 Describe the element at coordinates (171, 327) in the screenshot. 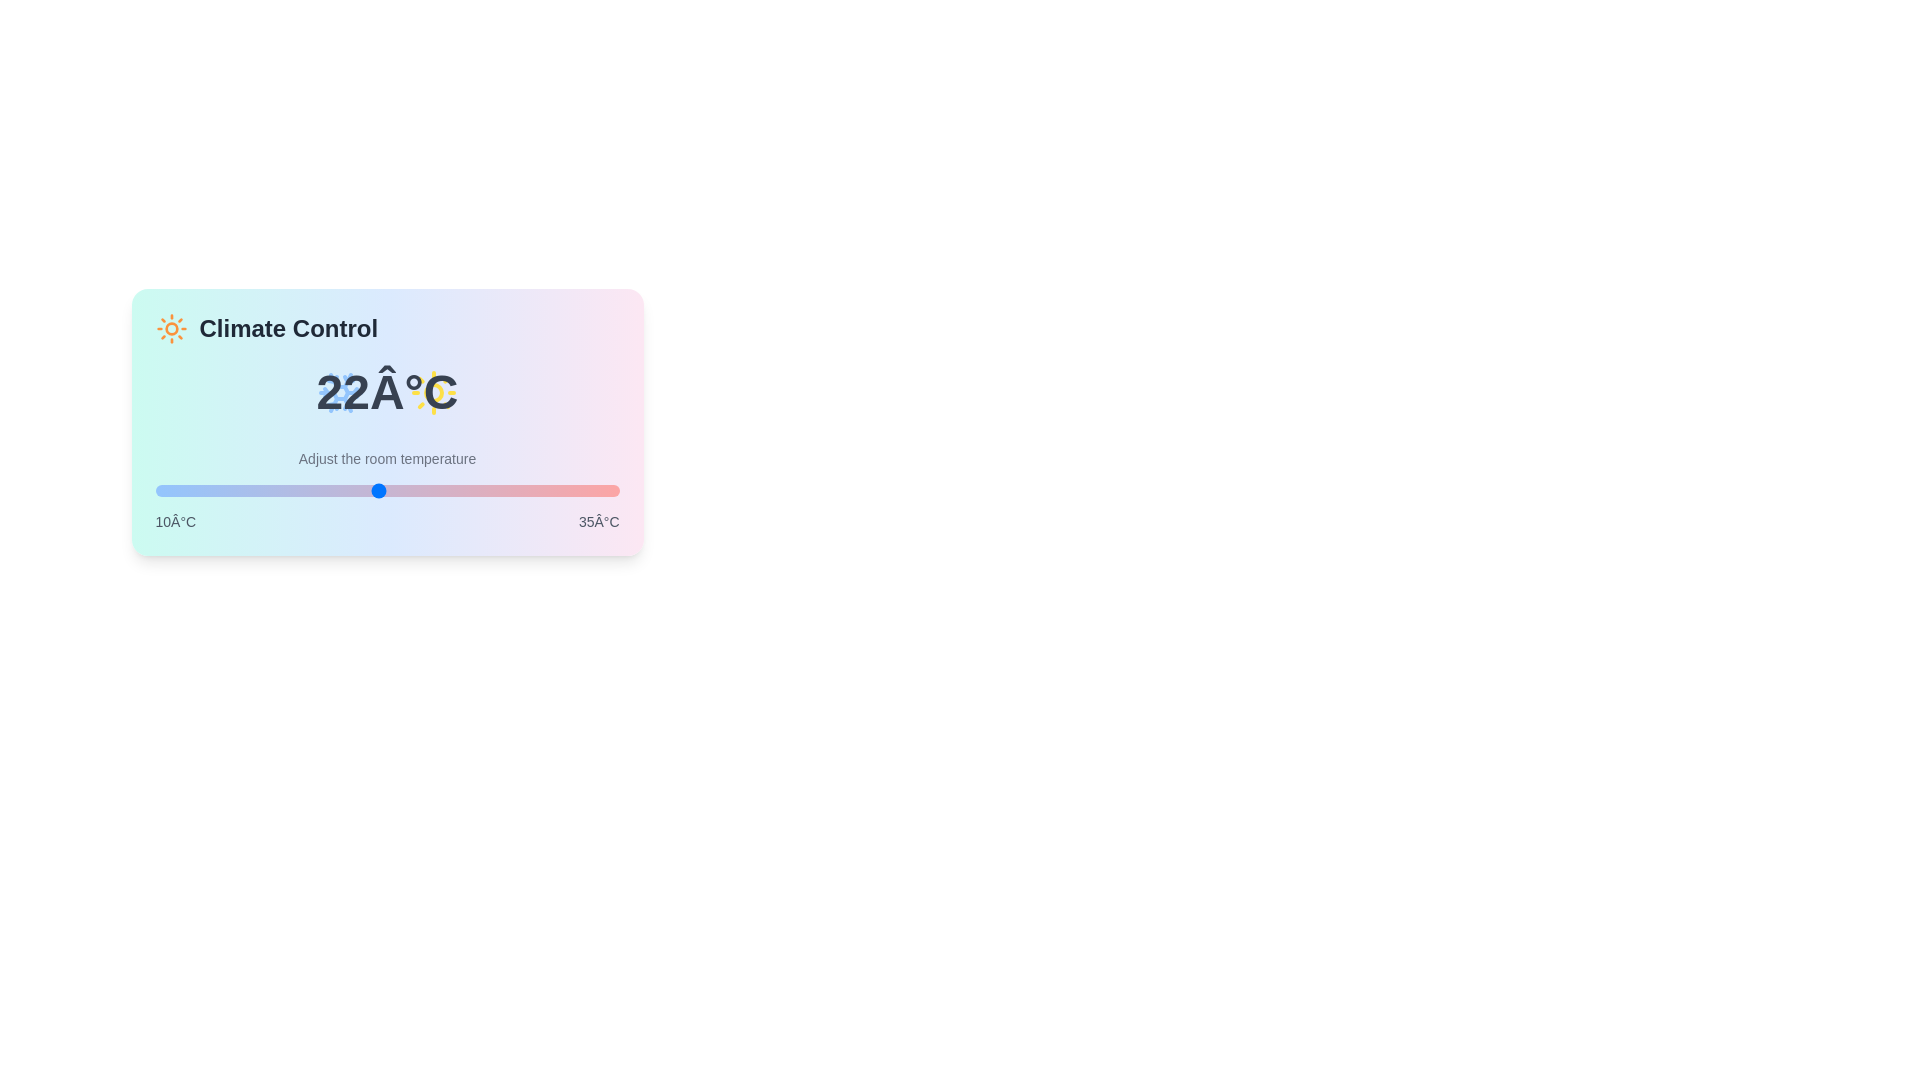

I see `the sun icon in the Climate Control component` at that location.